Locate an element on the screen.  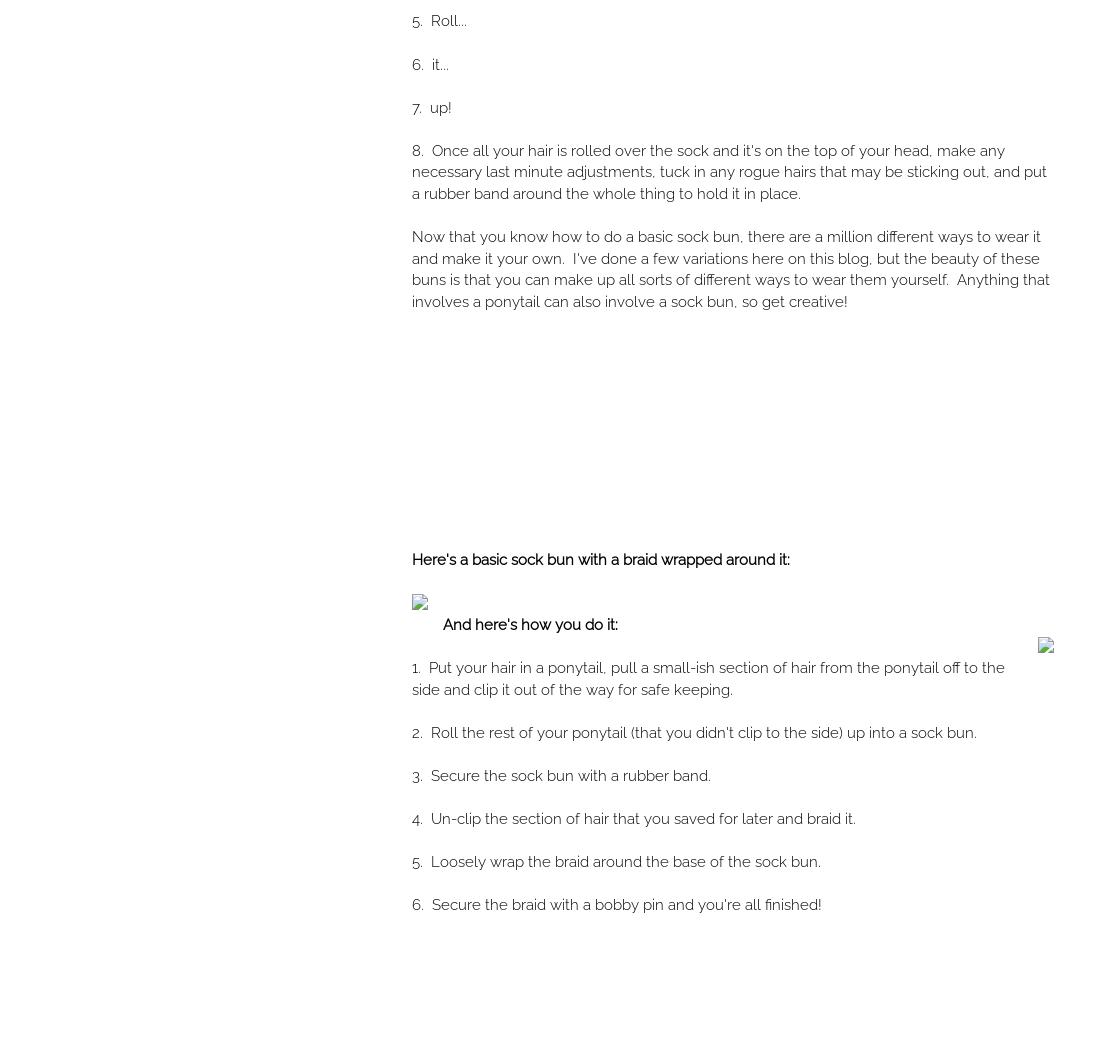
'3.  Secure the sock bun with a rubber band.' is located at coordinates (561, 774).